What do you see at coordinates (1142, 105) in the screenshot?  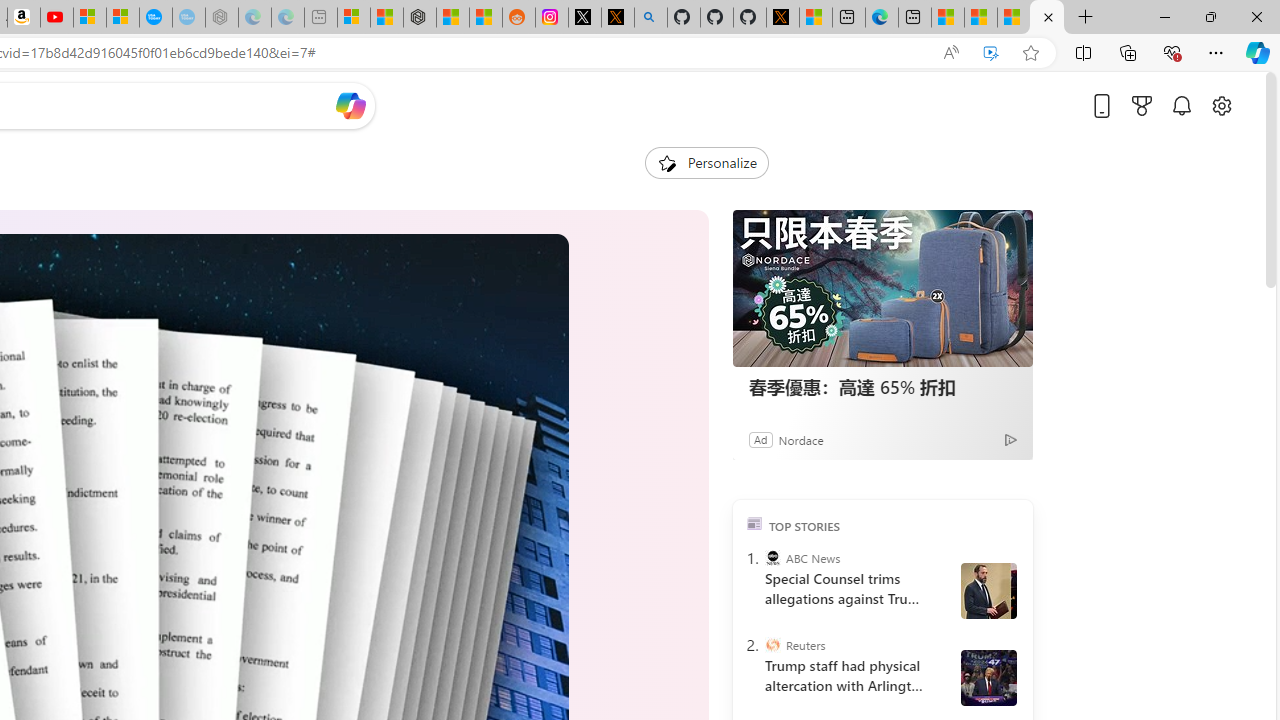 I see `'Microsoft rewards'` at bounding box center [1142, 105].